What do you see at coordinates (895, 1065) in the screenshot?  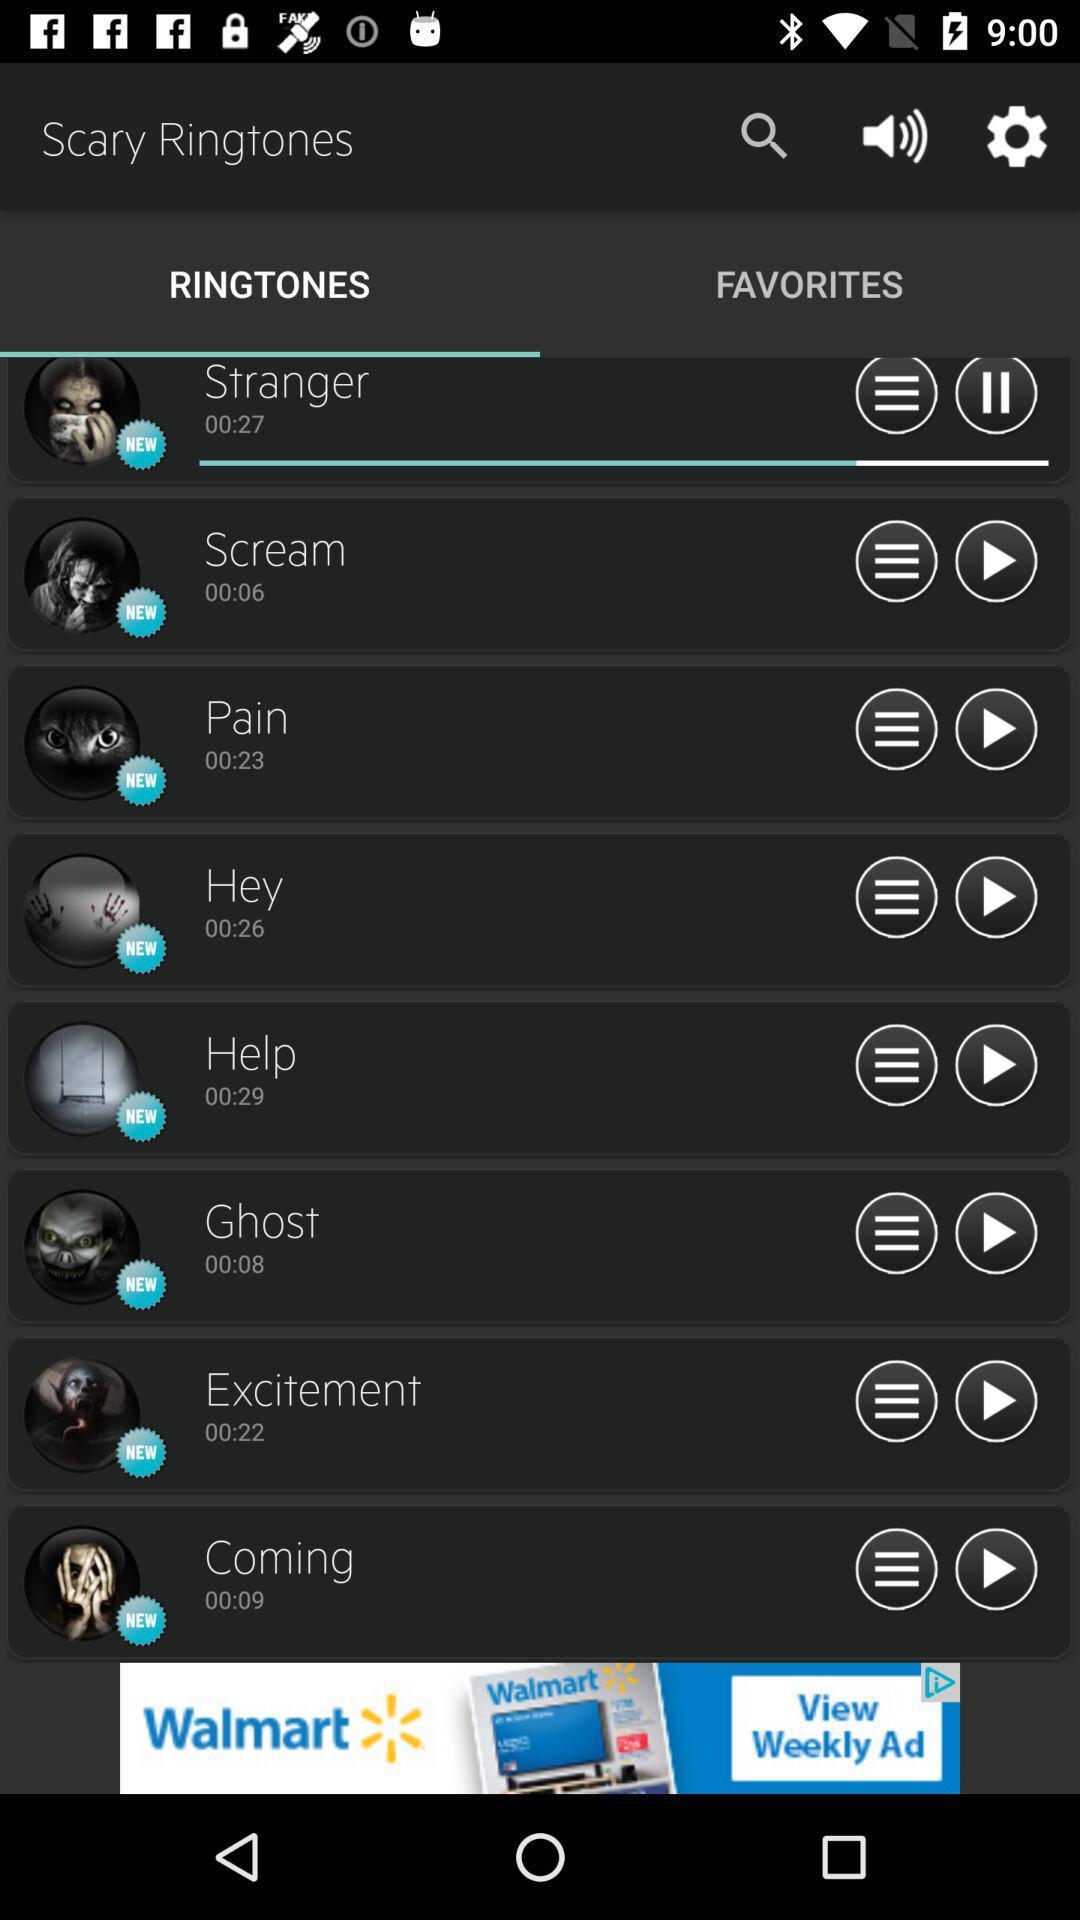 I see `more song options` at bounding box center [895, 1065].